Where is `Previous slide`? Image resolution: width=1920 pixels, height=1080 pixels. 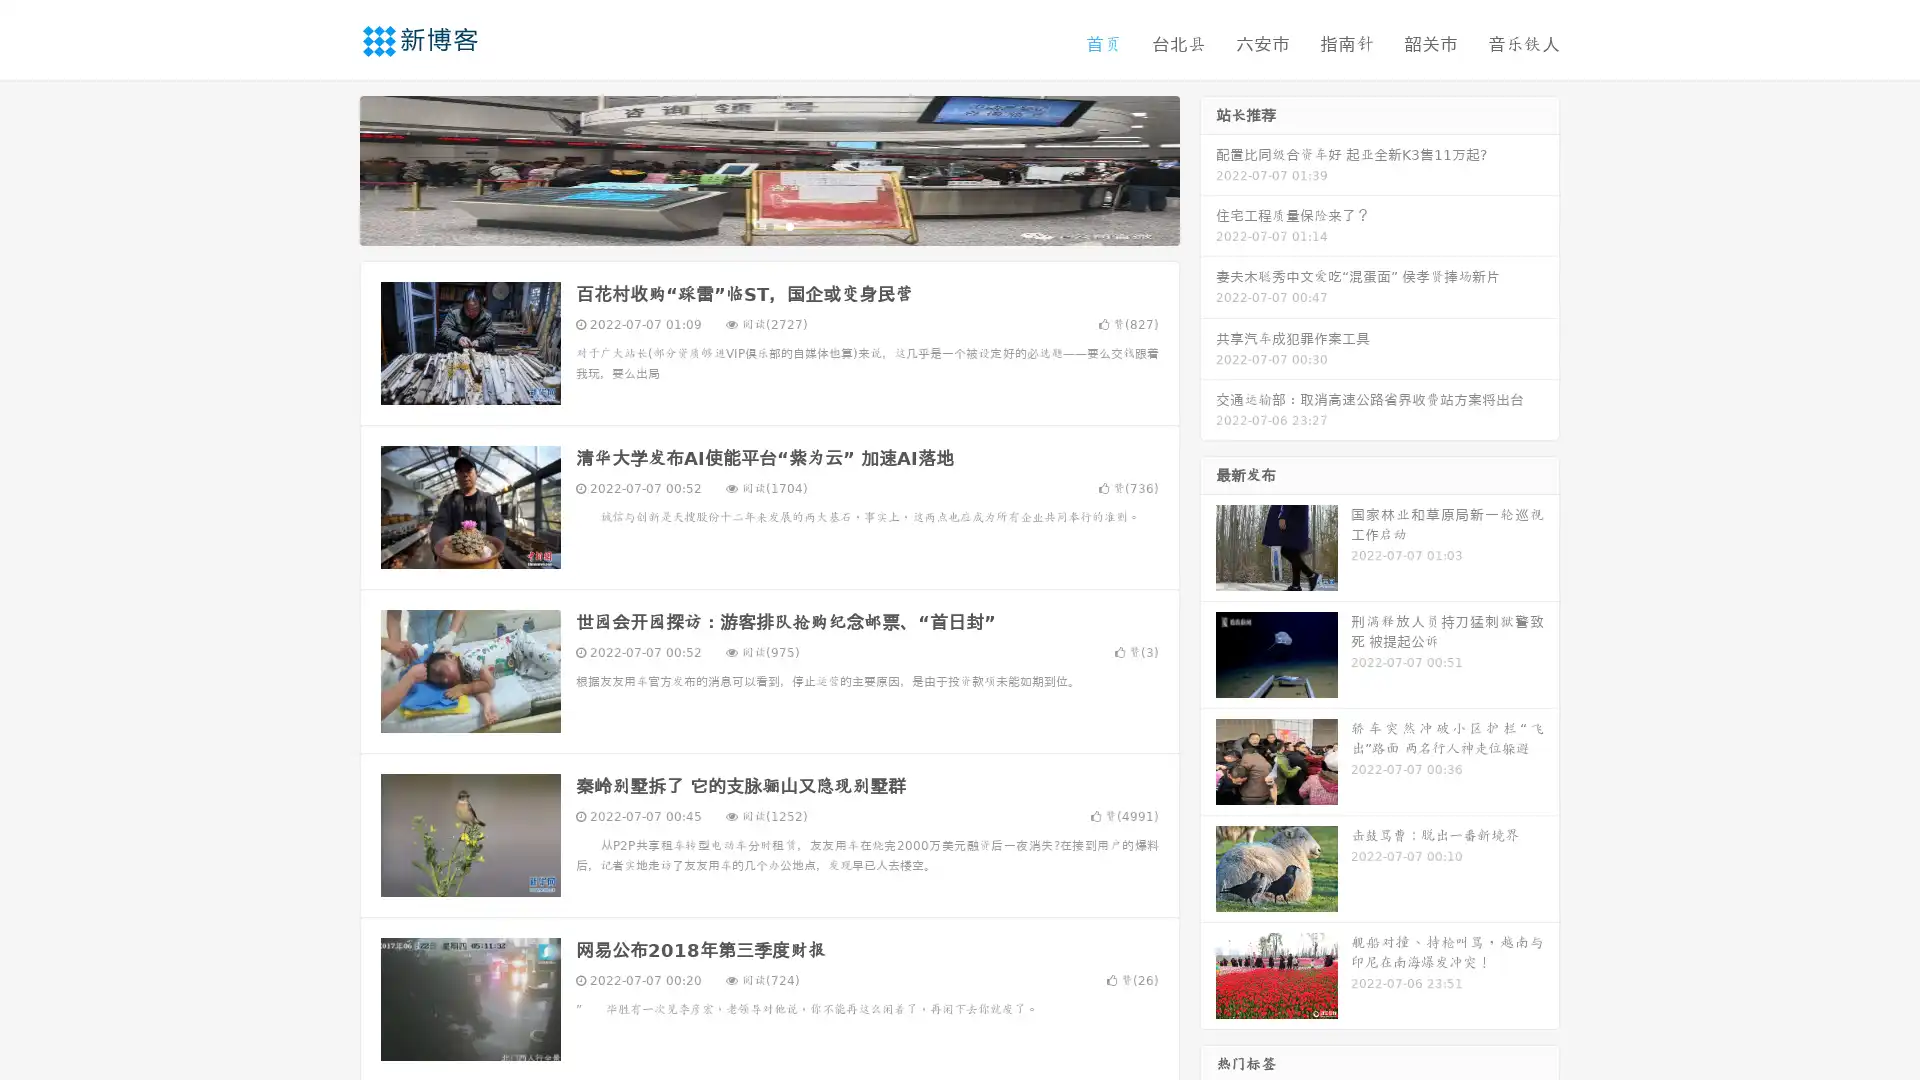
Previous slide is located at coordinates (330, 168).